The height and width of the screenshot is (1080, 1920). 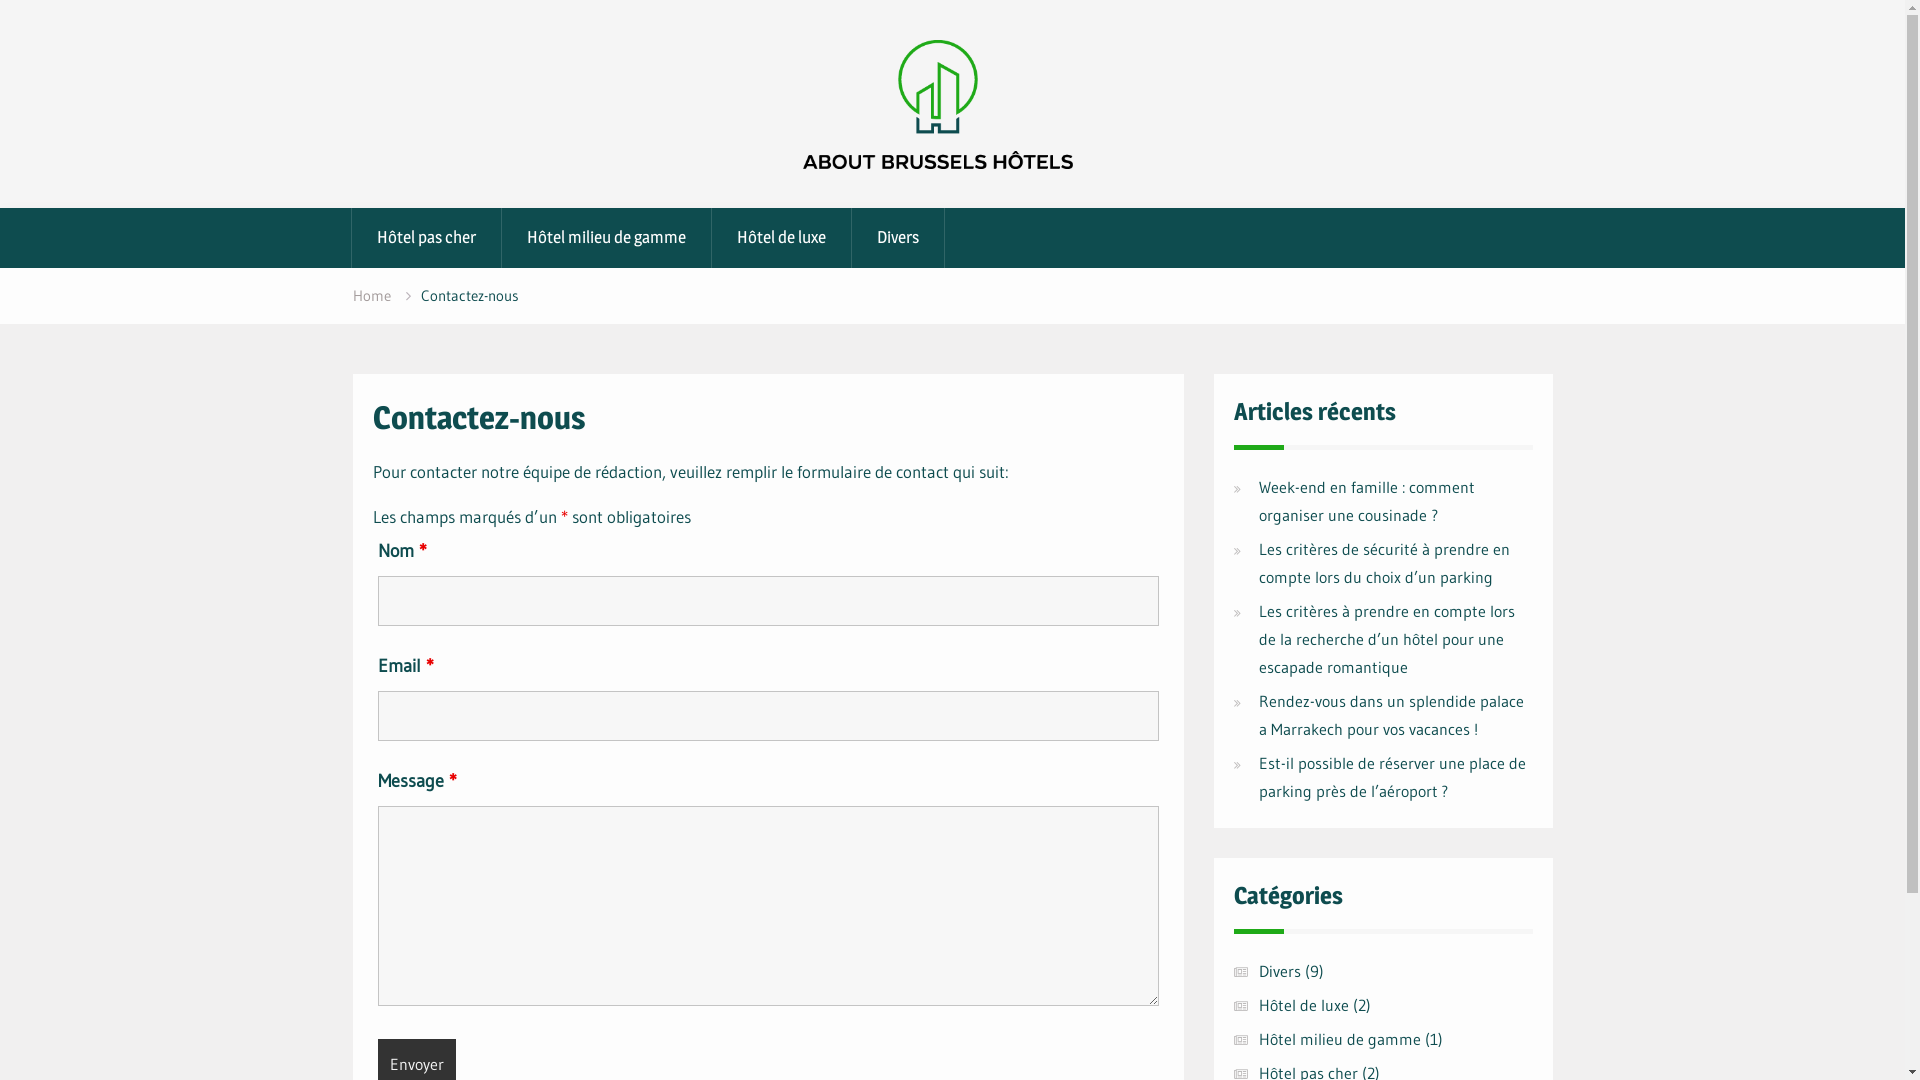 I want to click on 'Divers', so click(x=897, y=237).